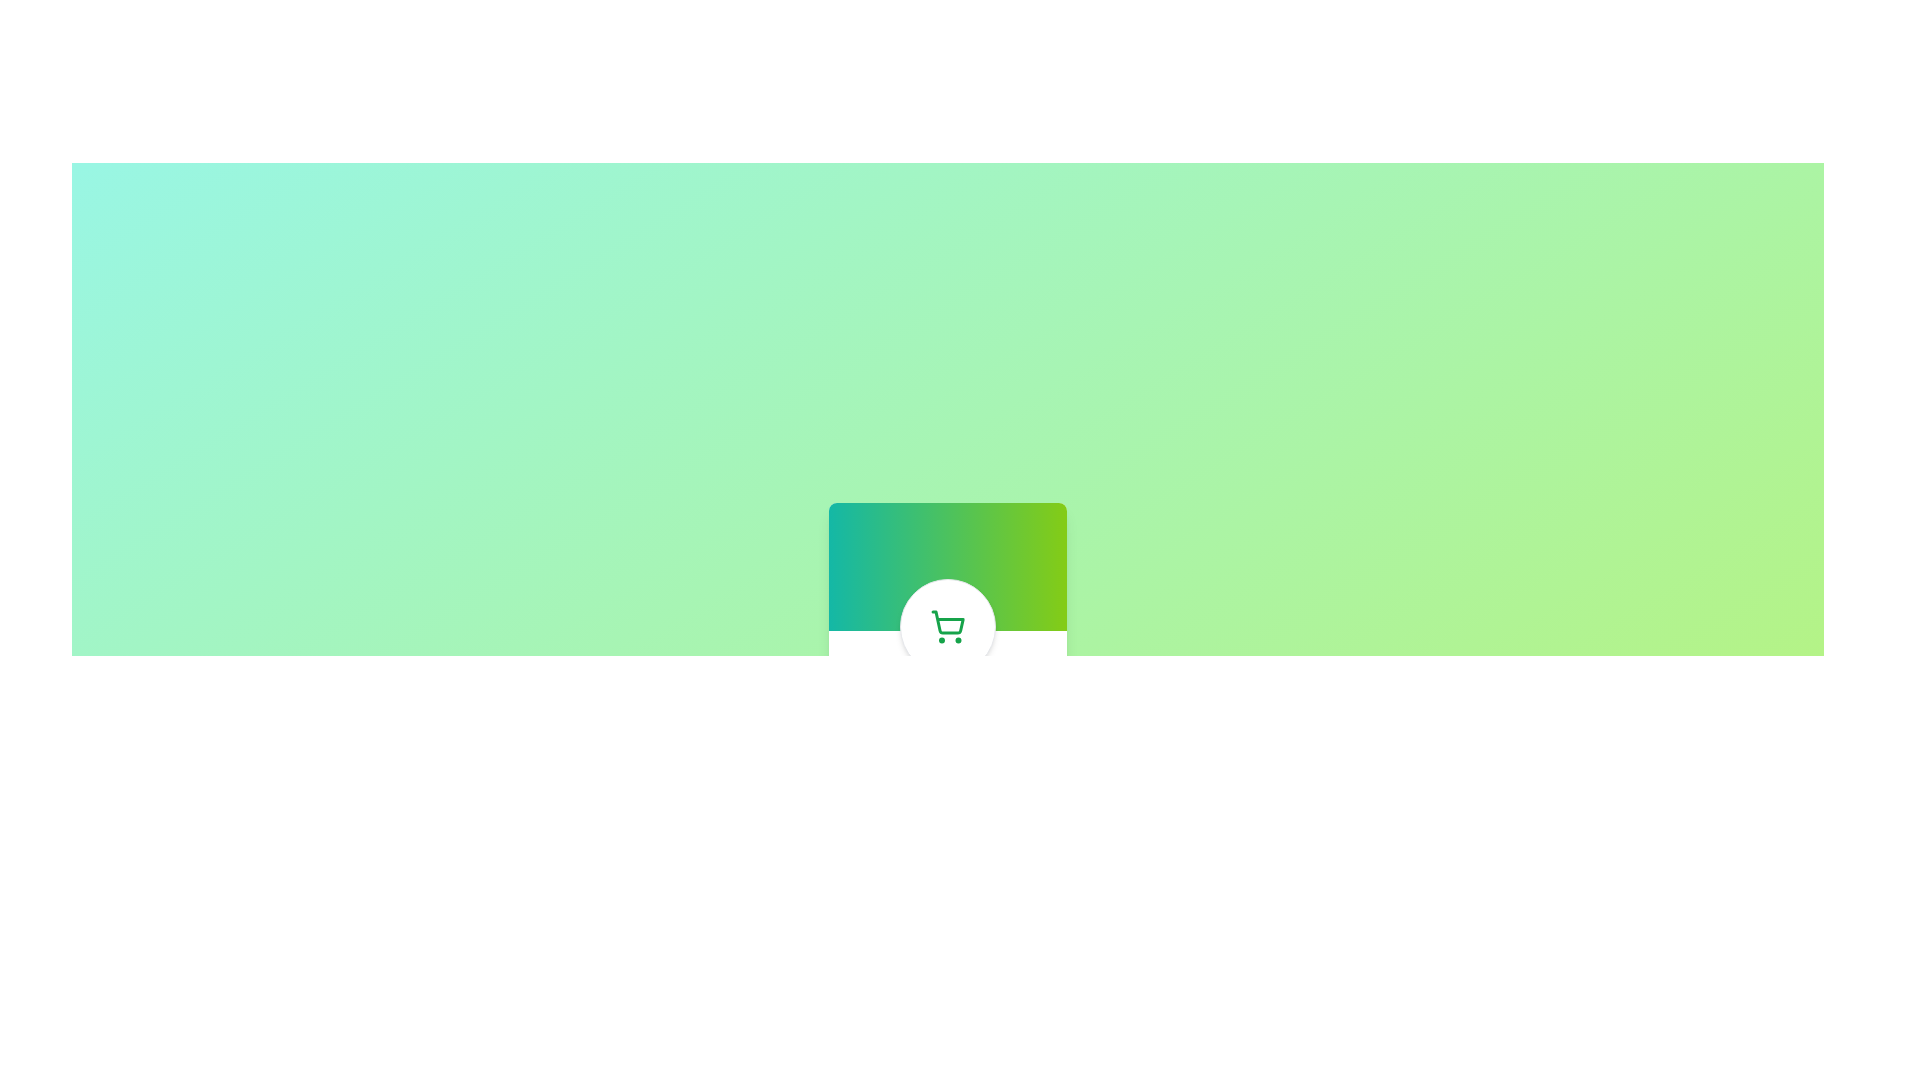 The height and width of the screenshot is (1080, 1920). Describe the element at coordinates (946, 626) in the screenshot. I see `the shopping cart icon, which is a circular bordered element centered at the bottom of a green gradient background` at that location.